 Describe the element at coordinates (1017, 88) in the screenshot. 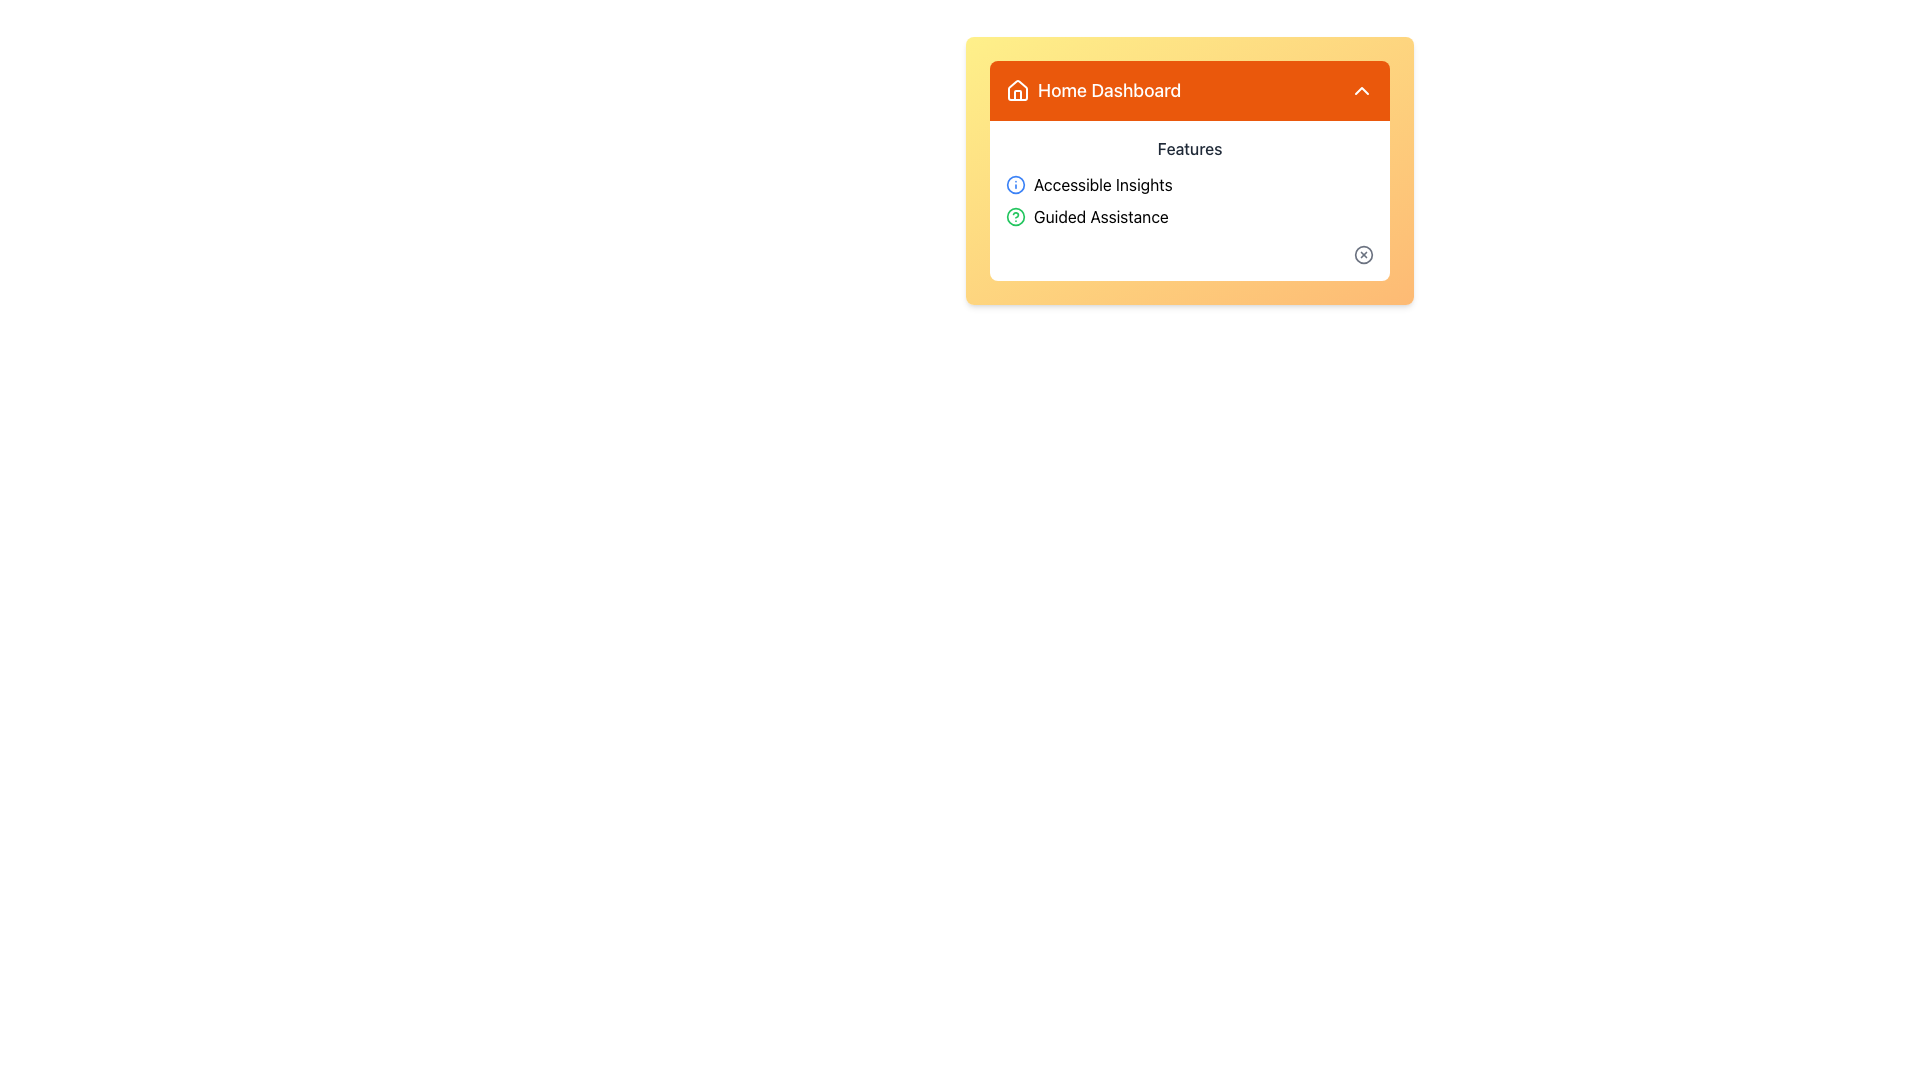

I see `the 'Home' icon located in the card header, positioned to the left of the 'Home Dashboard' text` at that location.